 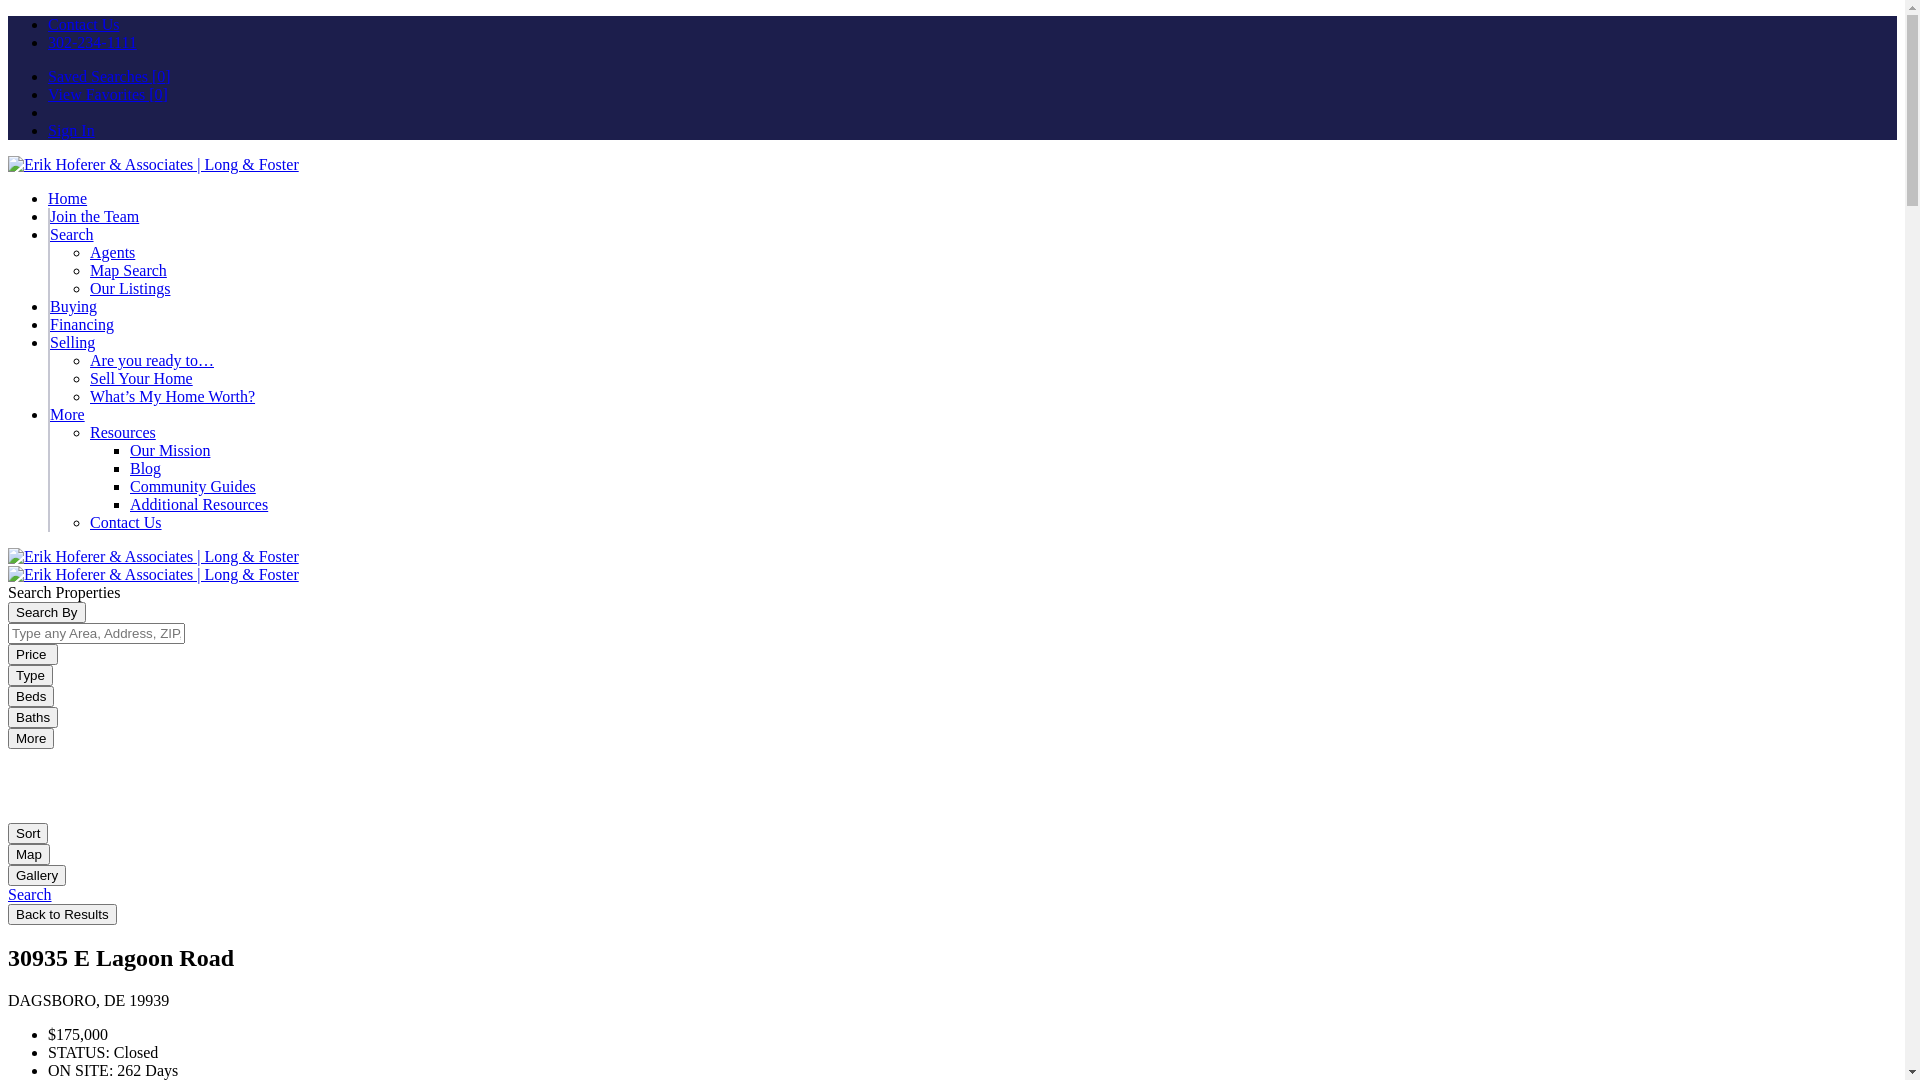 I want to click on 'Sign In', so click(x=48, y=130).